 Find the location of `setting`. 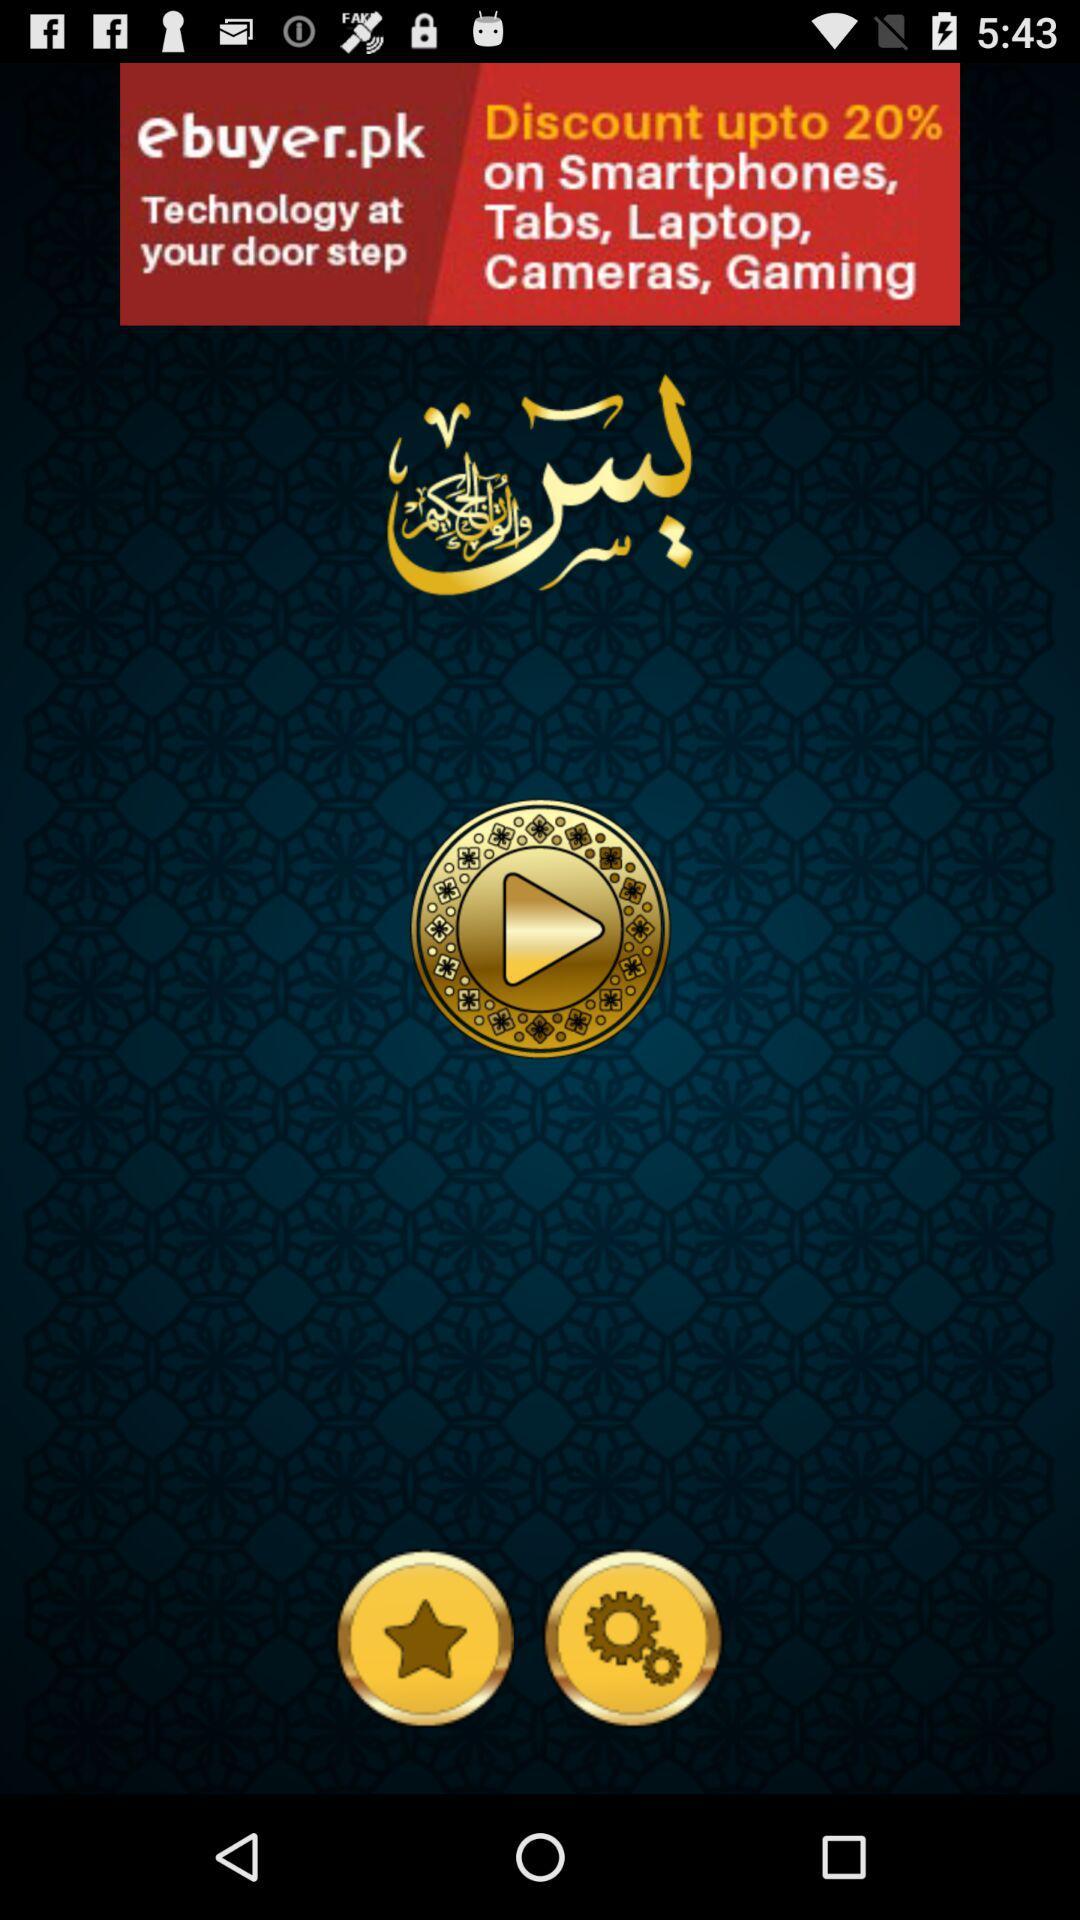

setting is located at coordinates (631, 1636).